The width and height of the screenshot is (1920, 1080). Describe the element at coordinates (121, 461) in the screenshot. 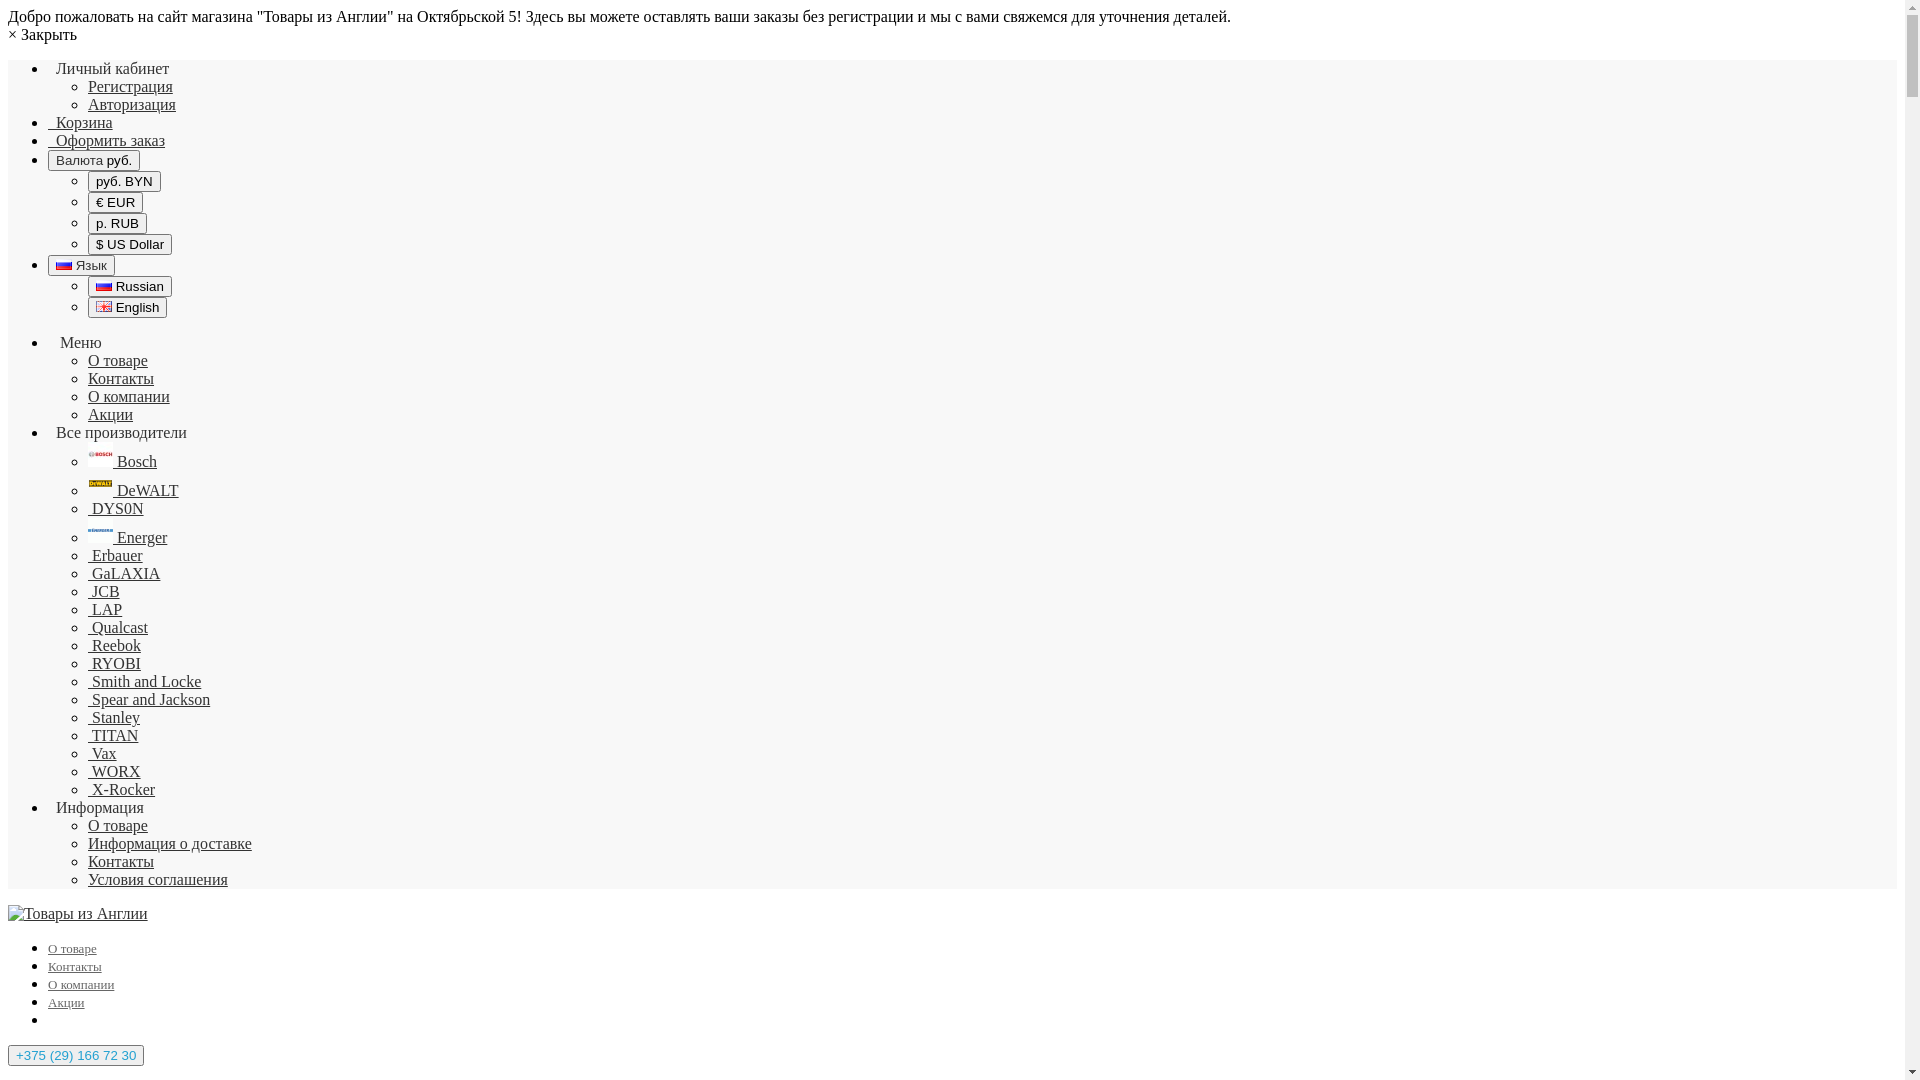

I see `'Bosch'` at that location.